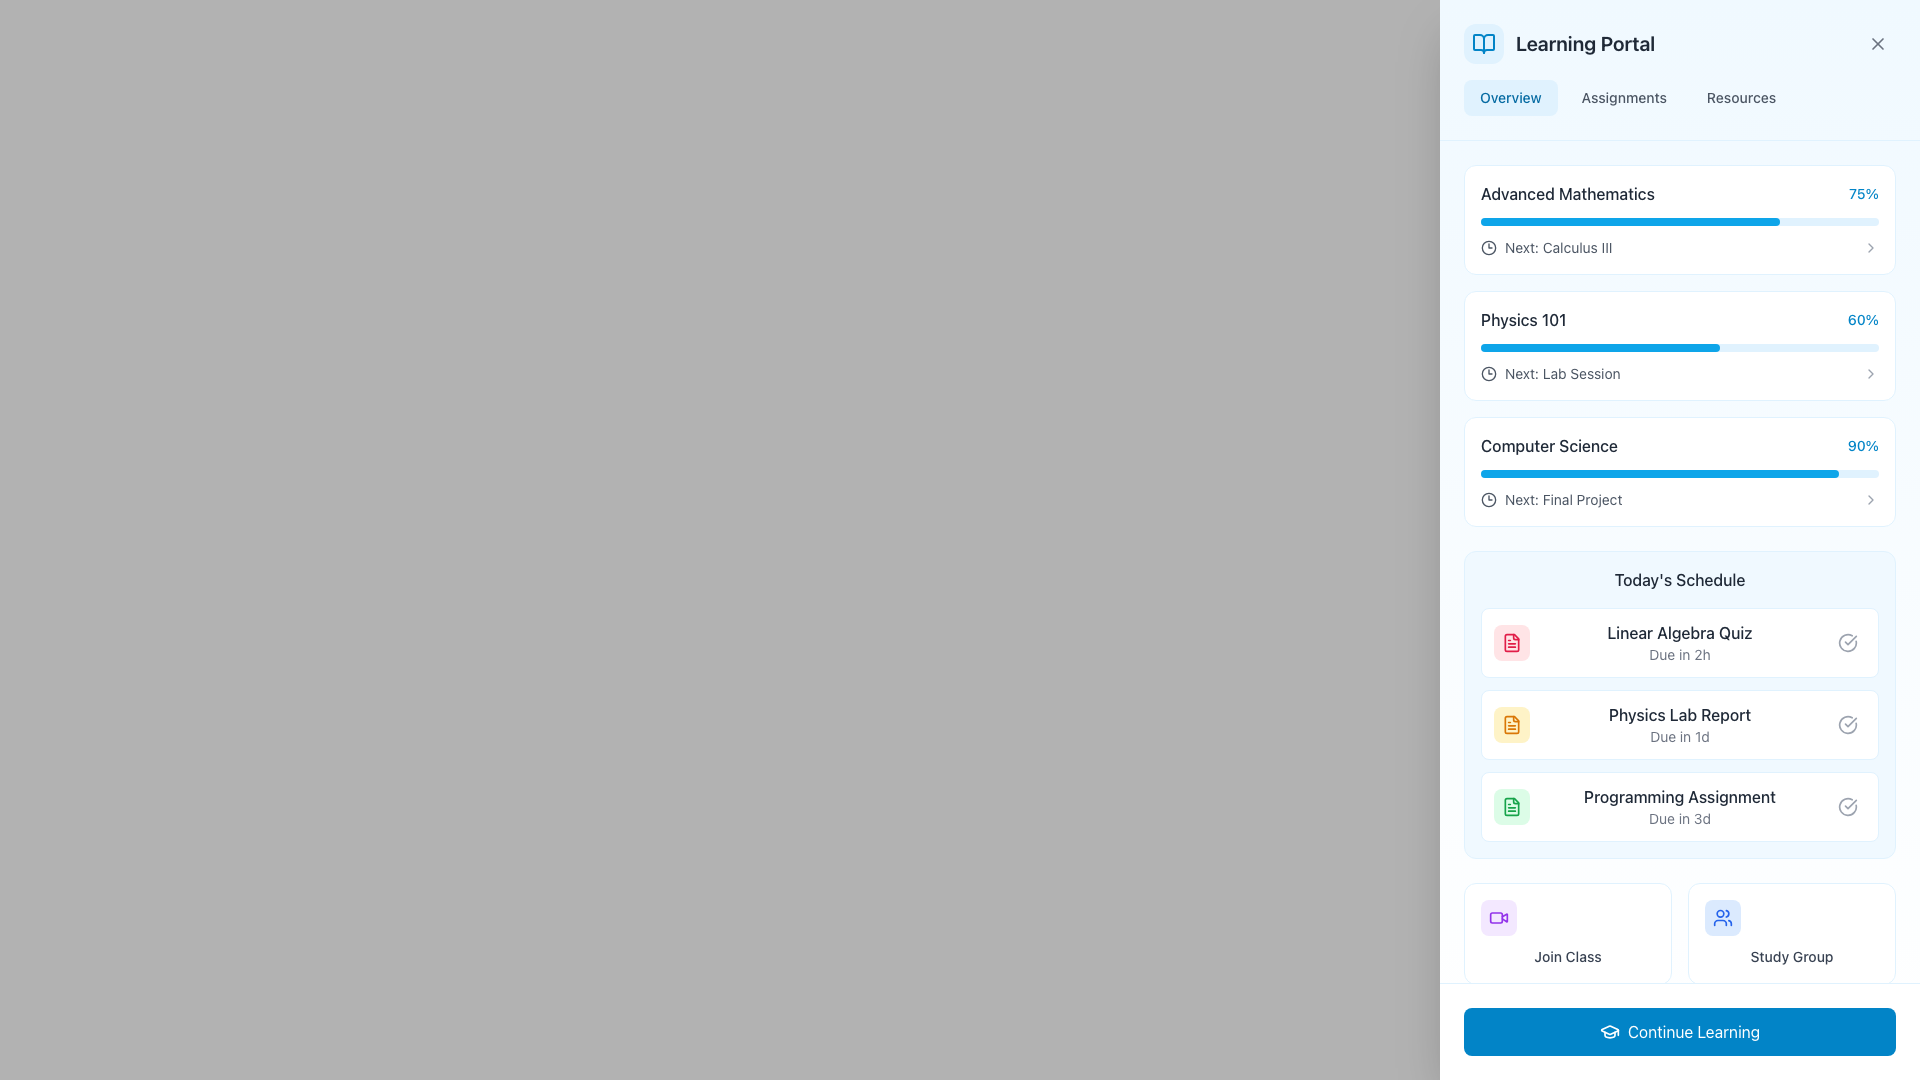 This screenshot has height=1080, width=1920. What do you see at coordinates (1549, 374) in the screenshot?
I see `the Text label with accompanying clock icon indicating the next scheduled activity for the 'Physics 101' course, located below the progress bar` at bounding box center [1549, 374].